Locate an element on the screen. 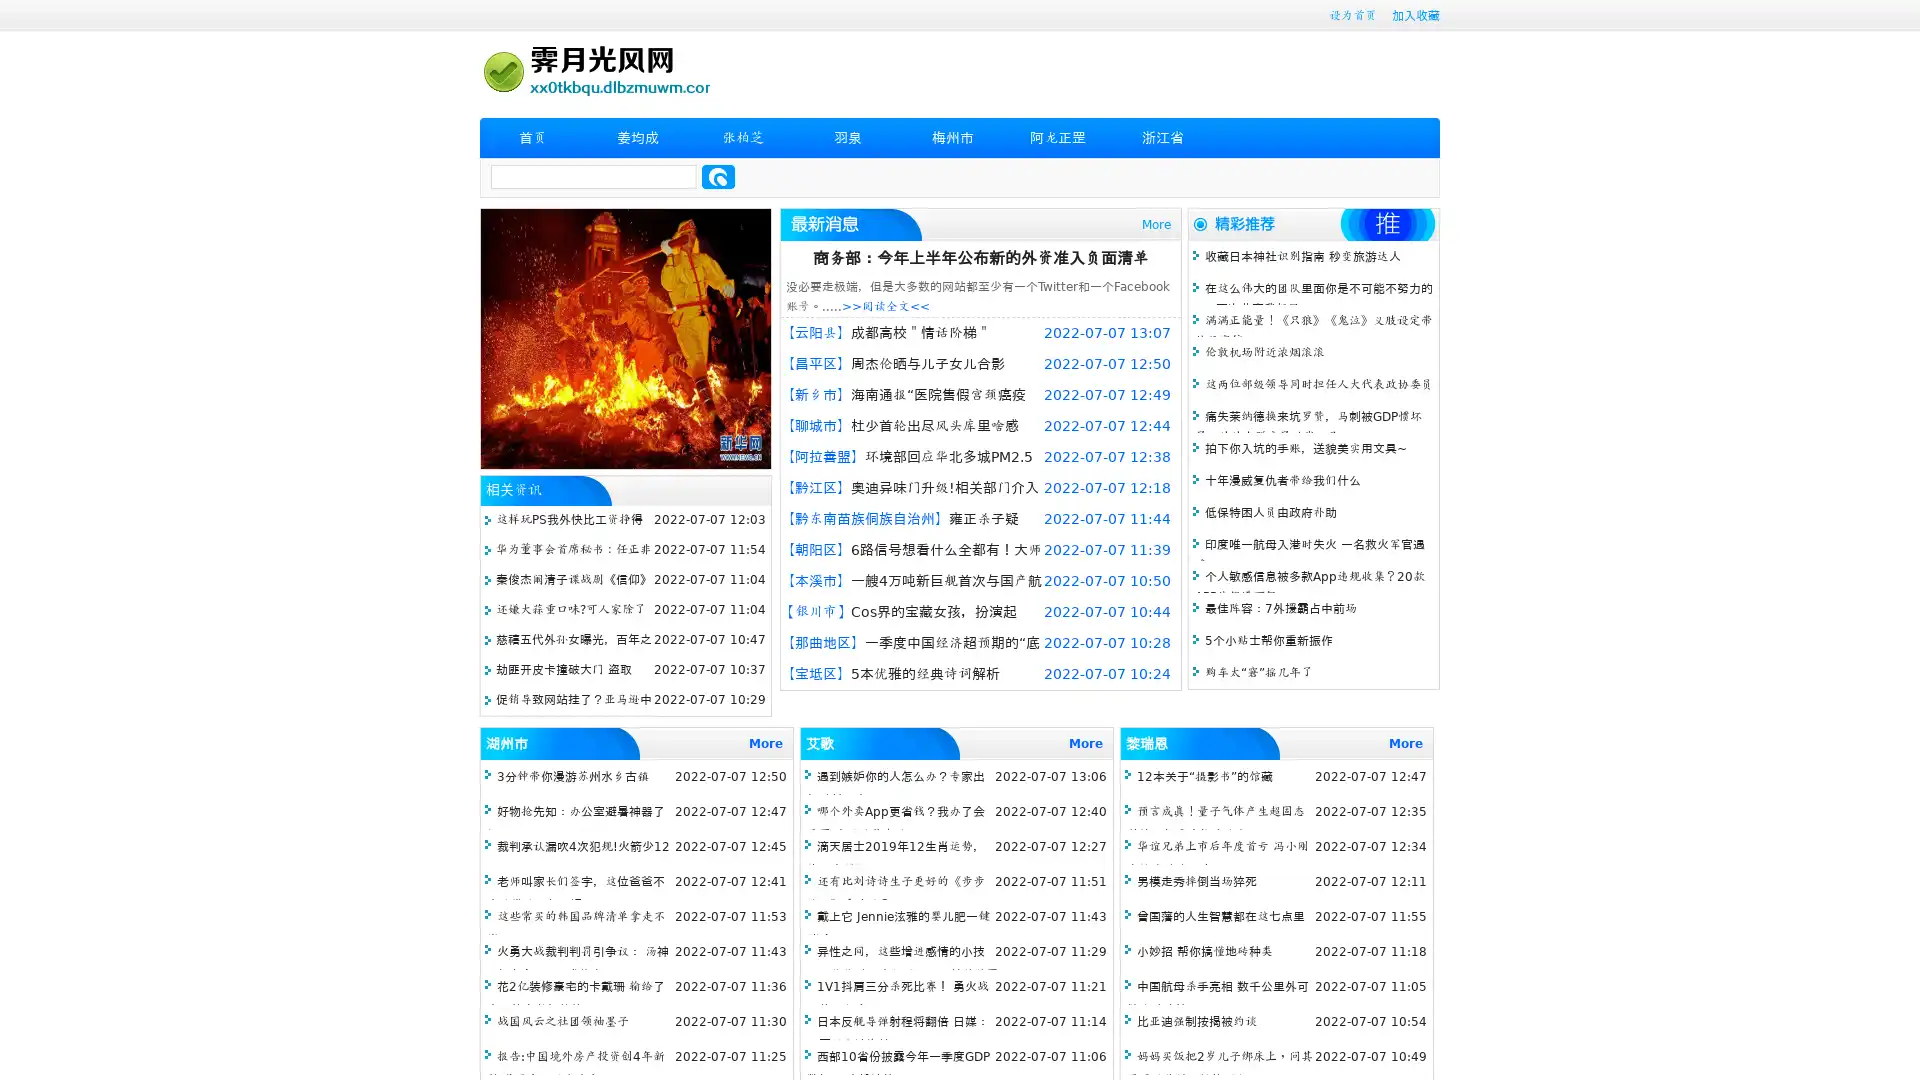 This screenshot has height=1080, width=1920. Search is located at coordinates (718, 176).